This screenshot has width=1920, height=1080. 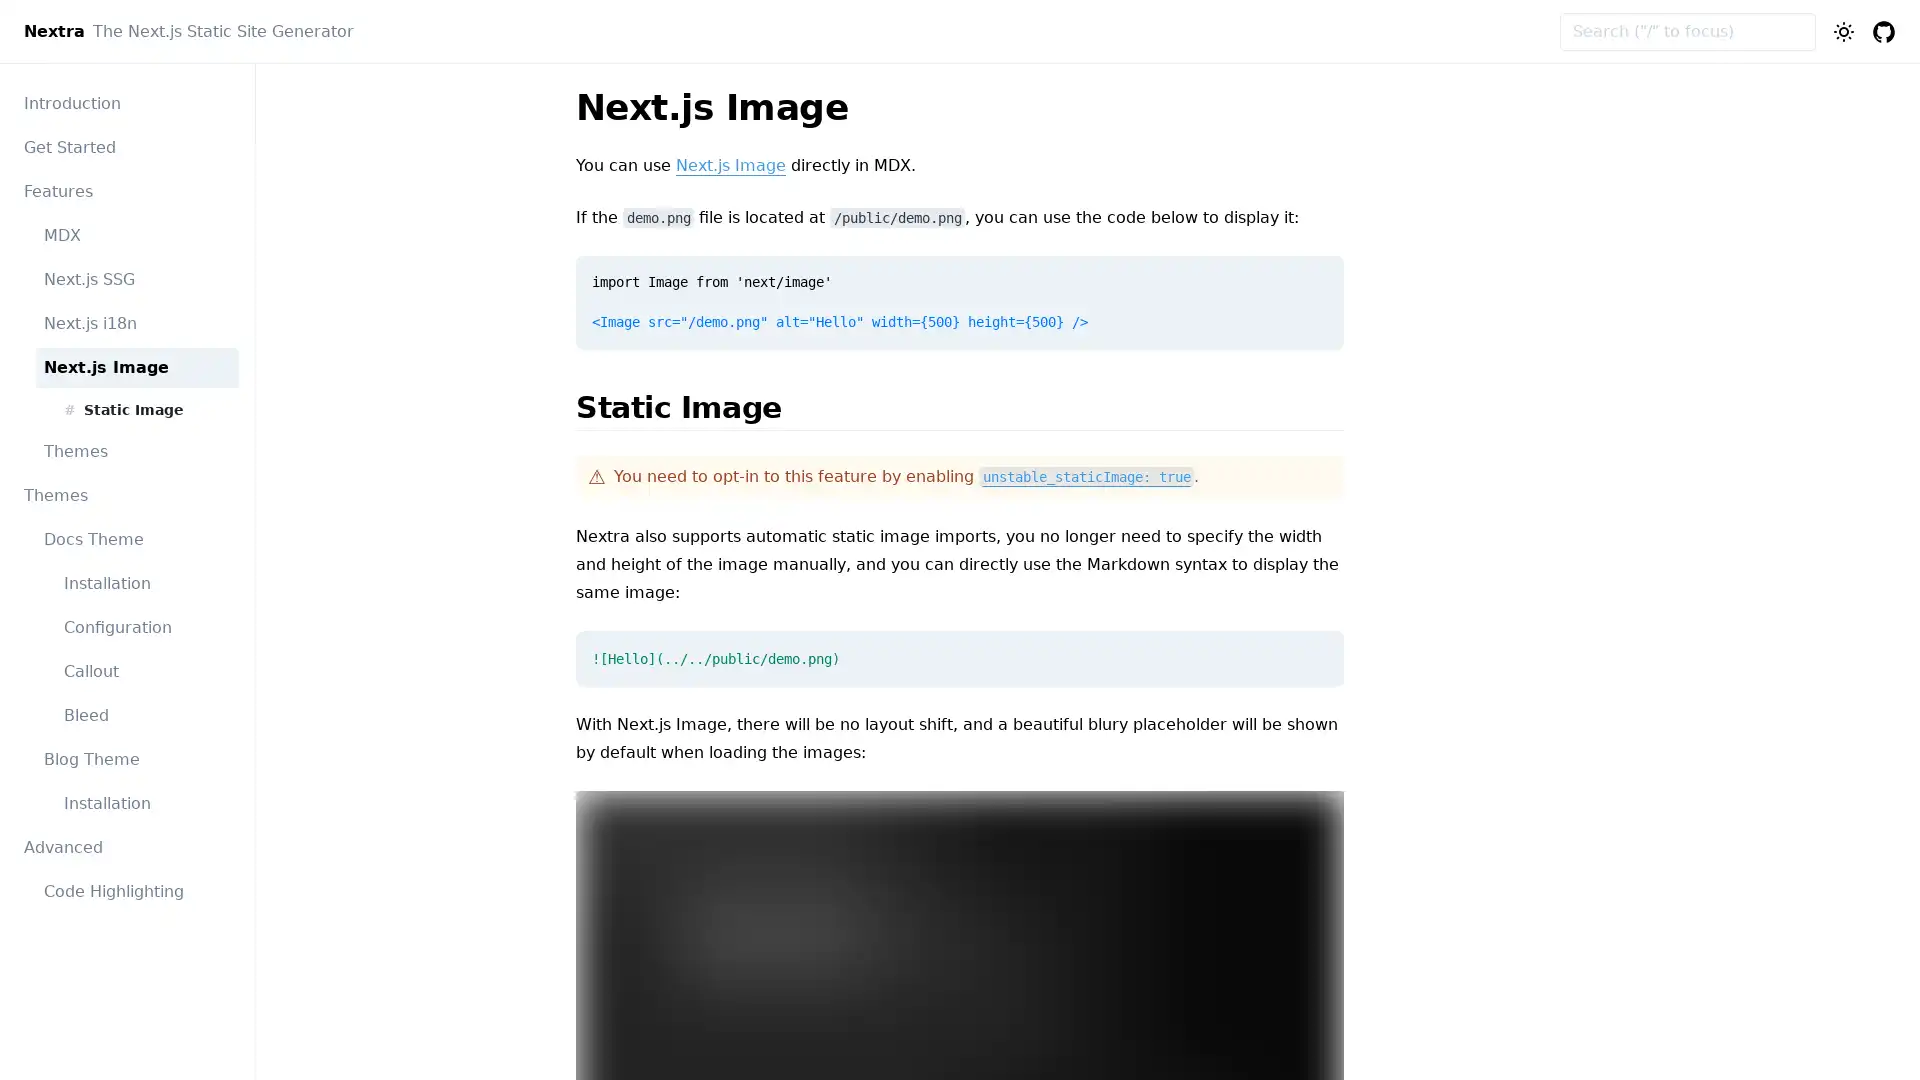 What do you see at coordinates (136, 540) in the screenshot?
I see `Docs Theme` at bounding box center [136, 540].